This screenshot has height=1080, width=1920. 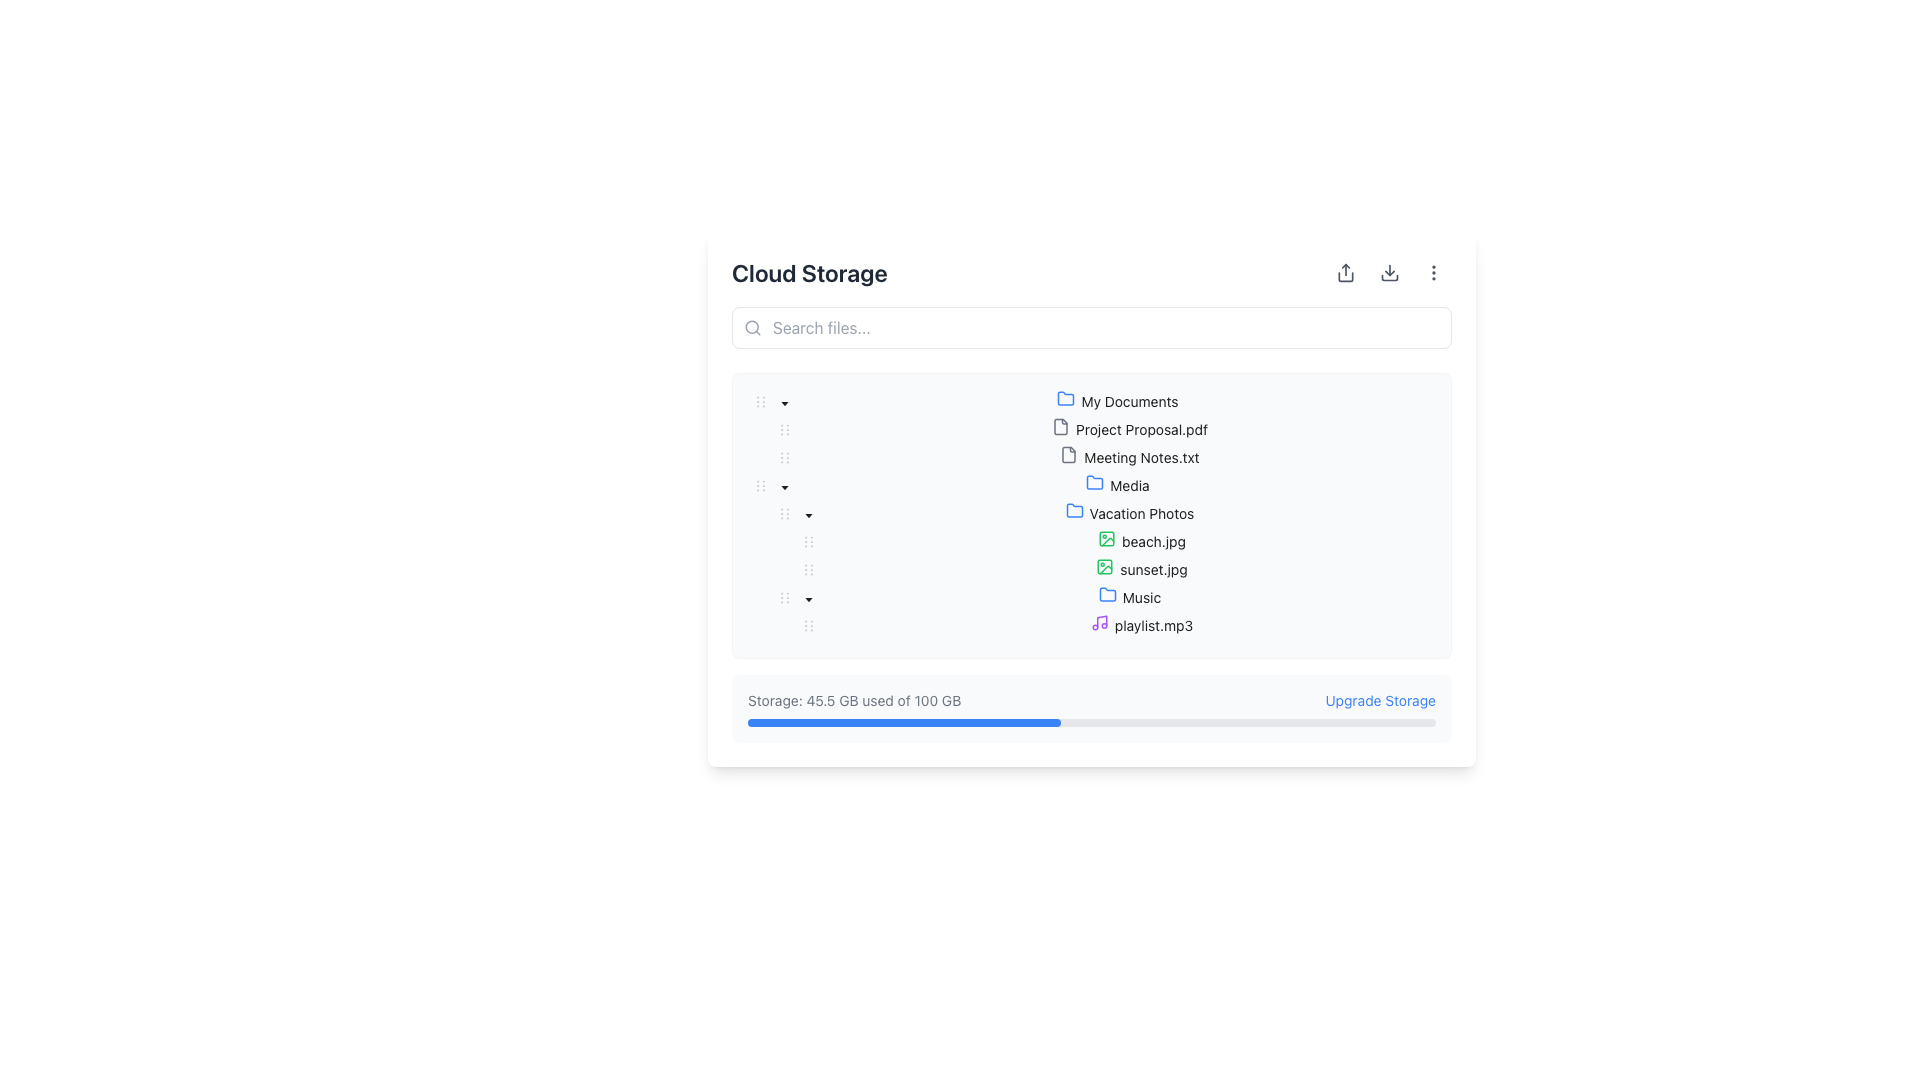 I want to click on the small, downward-pointing caret icon button located next to the 'Media' folder label in the file tree section, so click(x=784, y=486).